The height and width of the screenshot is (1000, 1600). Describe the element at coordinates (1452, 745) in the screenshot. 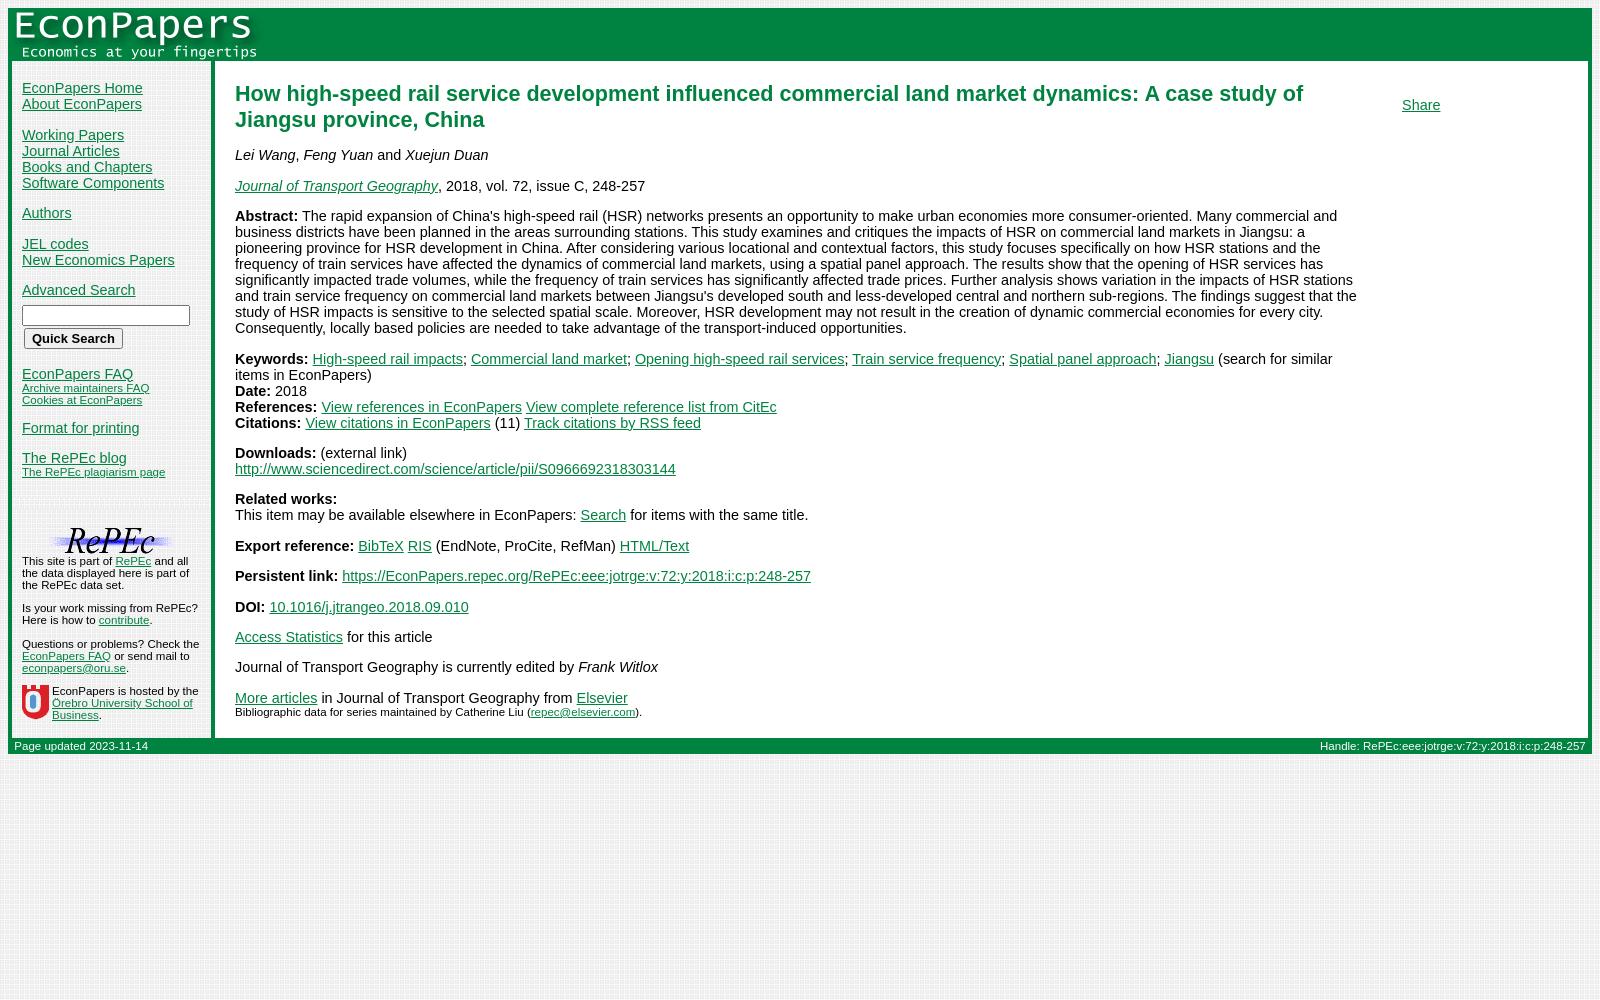

I see `'Handle: RePEc:eee:jotrge:v:72:y:2018:i:c:p:248-257'` at that location.